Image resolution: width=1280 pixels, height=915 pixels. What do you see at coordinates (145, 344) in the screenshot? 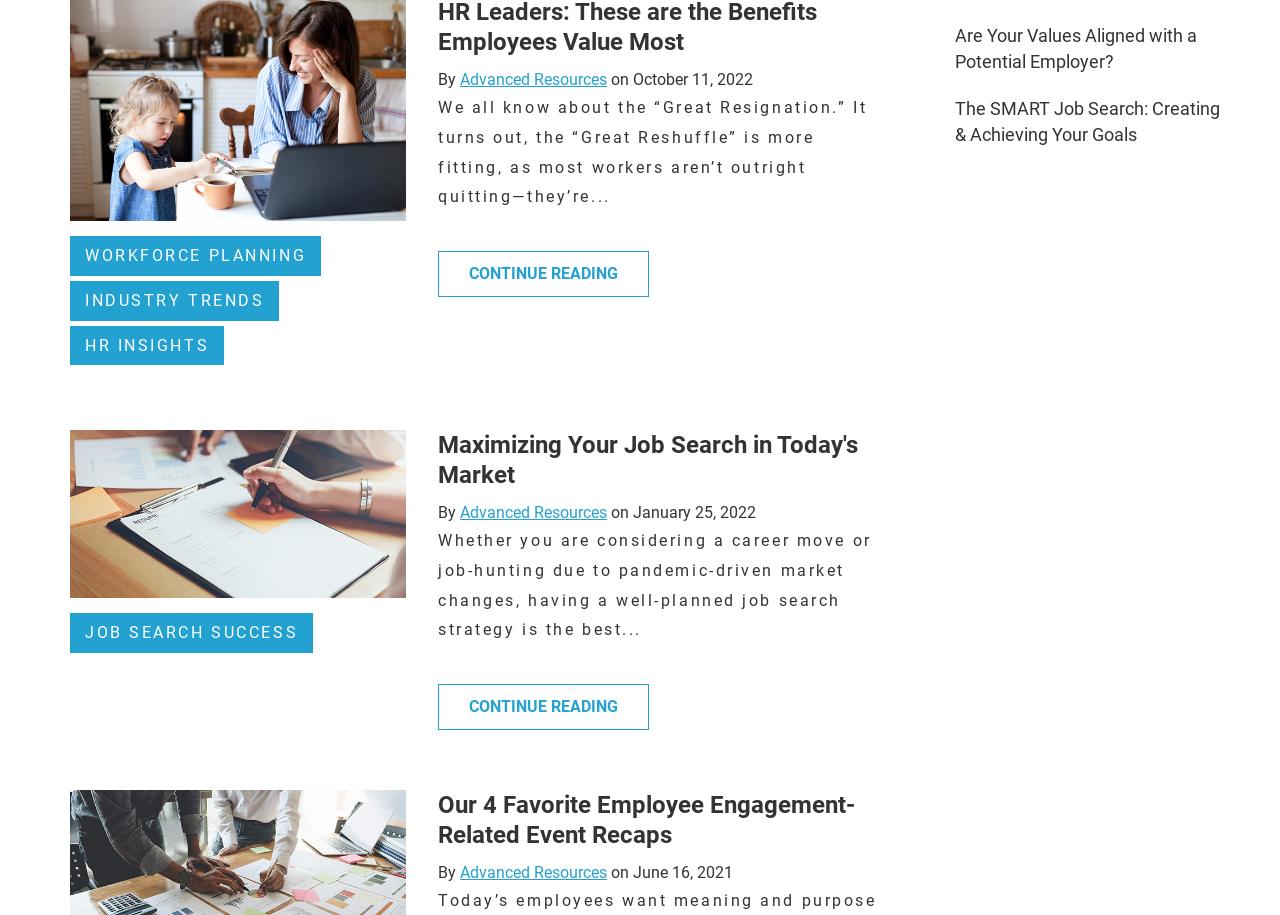
I see `'HR Insights'` at bounding box center [145, 344].